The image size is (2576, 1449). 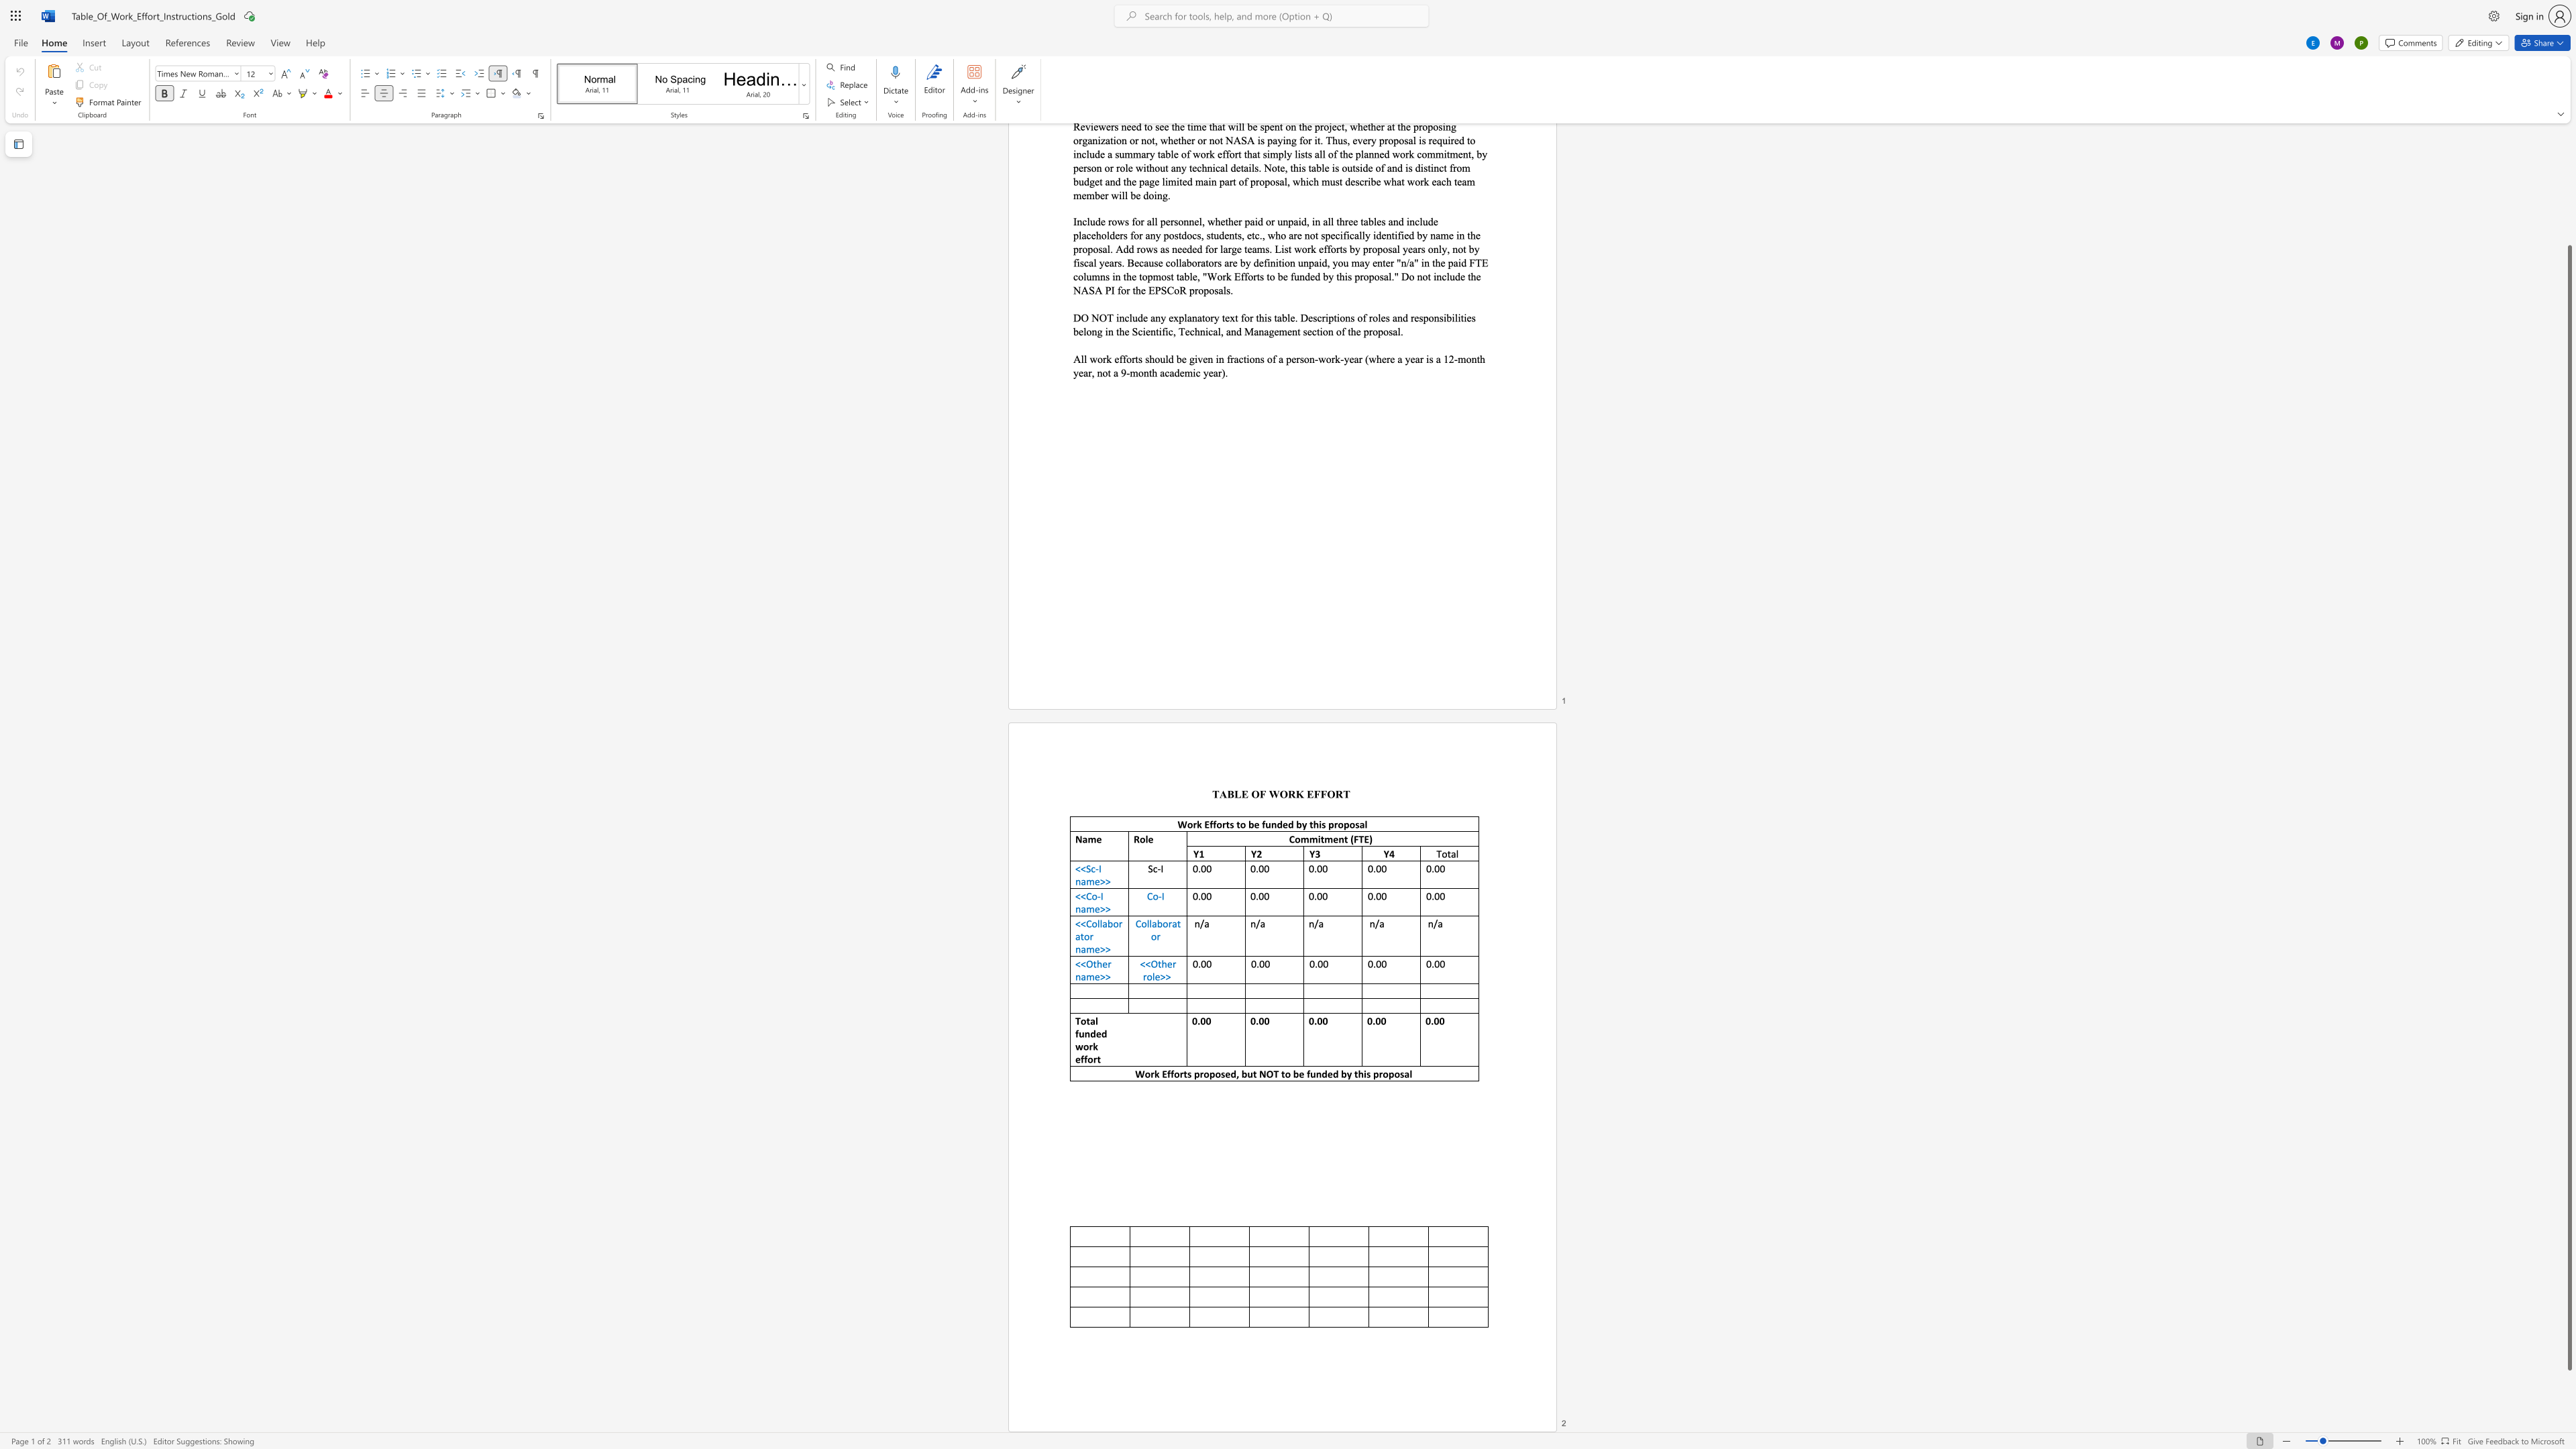 I want to click on the scrollbar to move the page up, so click(x=2568, y=193).